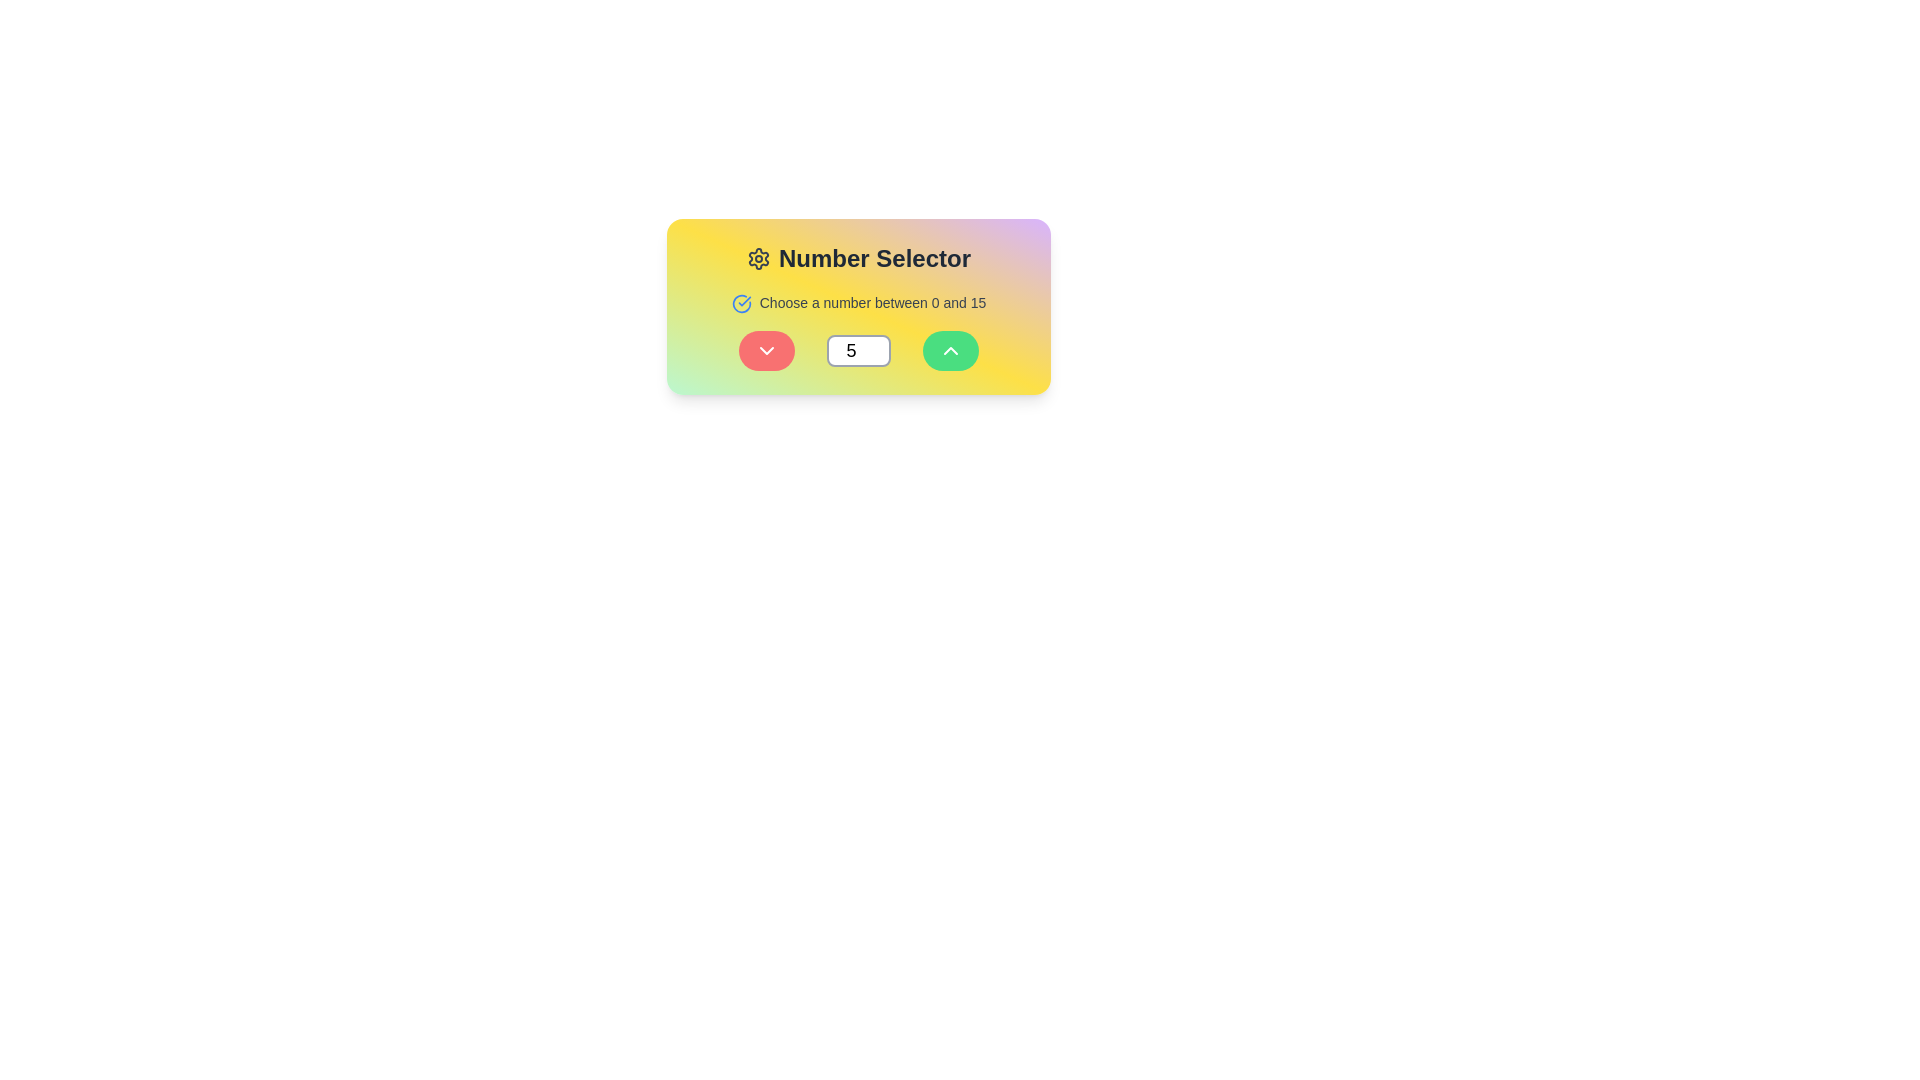 This screenshot has height=1080, width=1920. What do you see at coordinates (740, 303) in the screenshot?
I see `the icon located to the left of the instruction text 'Choose a number between 0 and 15', which indicates that a condition has been satisfied or is active` at bounding box center [740, 303].